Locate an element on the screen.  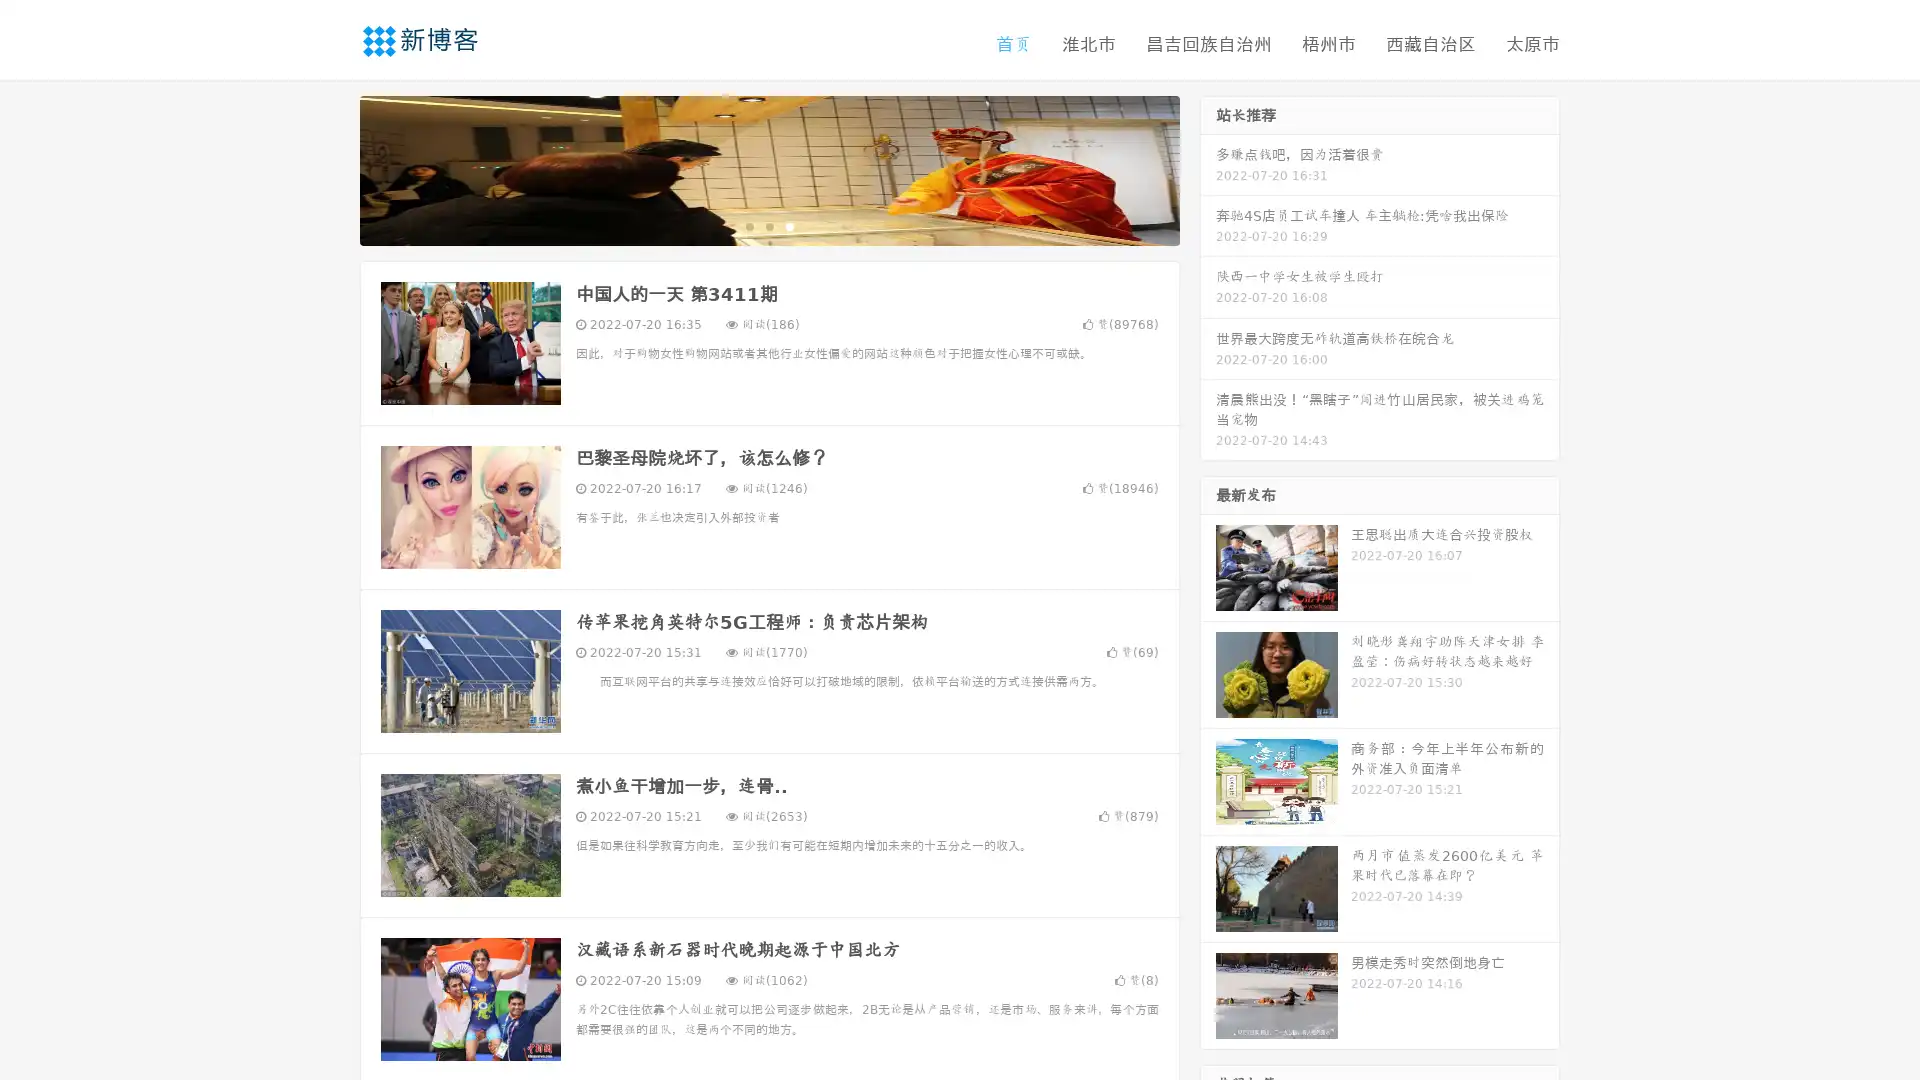
Go to slide 2 is located at coordinates (768, 225).